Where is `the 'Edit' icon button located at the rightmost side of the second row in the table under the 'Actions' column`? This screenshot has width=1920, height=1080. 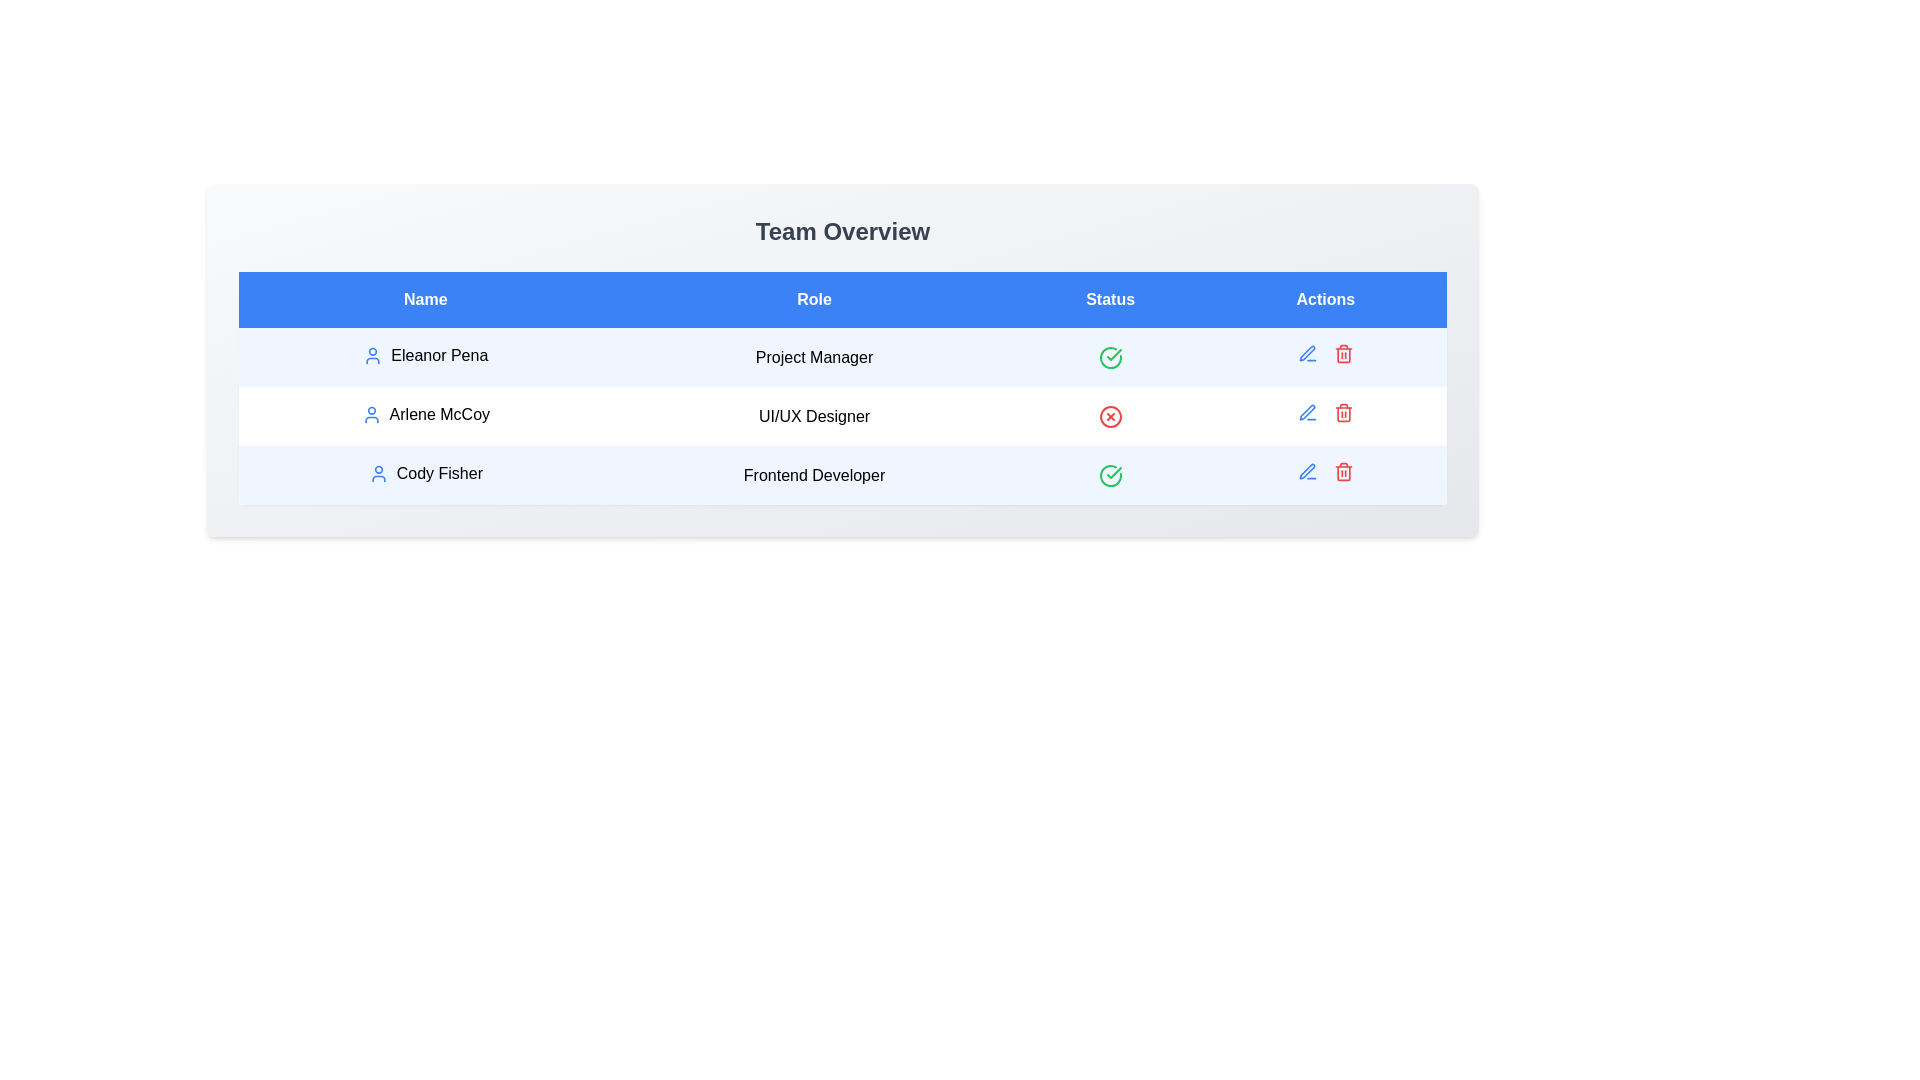 the 'Edit' icon button located at the rightmost side of the second row in the table under the 'Actions' column is located at coordinates (1307, 352).